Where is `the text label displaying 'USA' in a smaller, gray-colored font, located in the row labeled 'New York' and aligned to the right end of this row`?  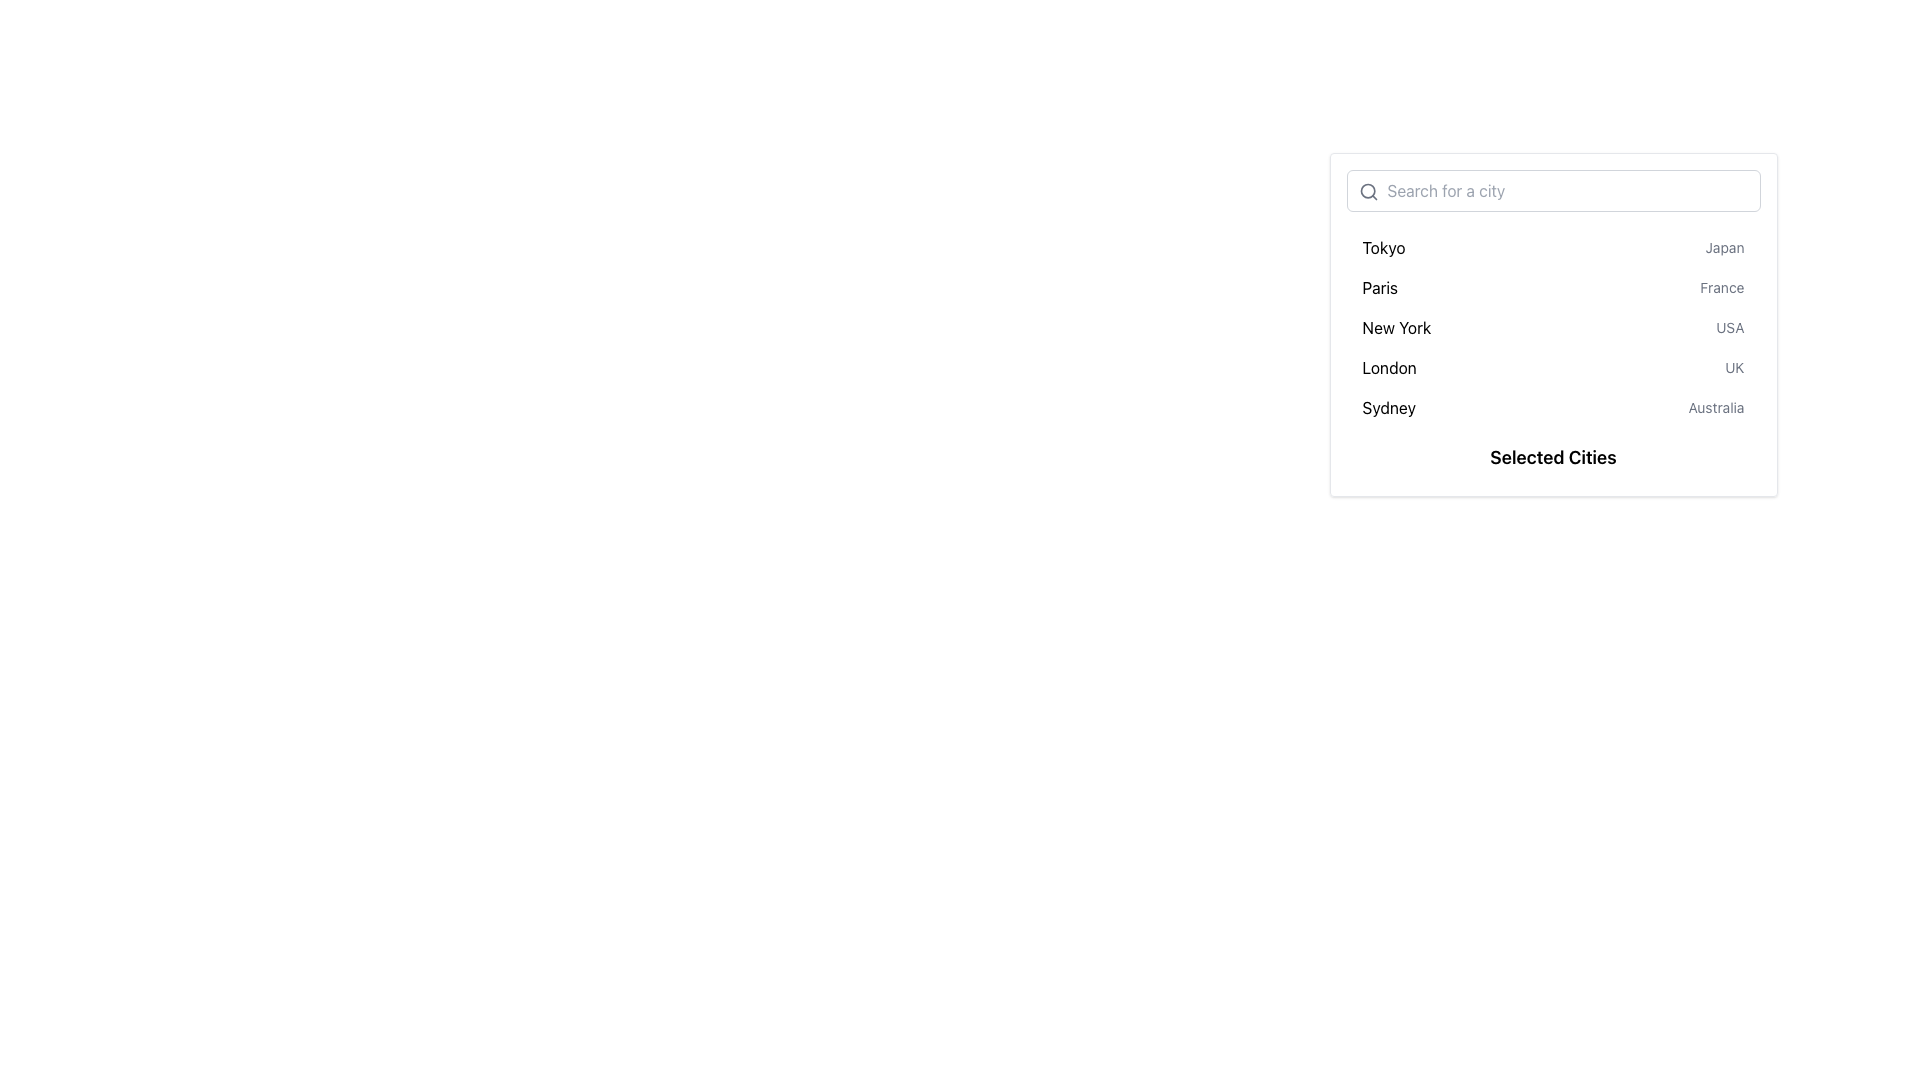 the text label displaying 'USA' in a smaller, gray-colored font, located in the row labeled 'New York' and aligned to the right end of this row is located at coordinates (1729, 326).